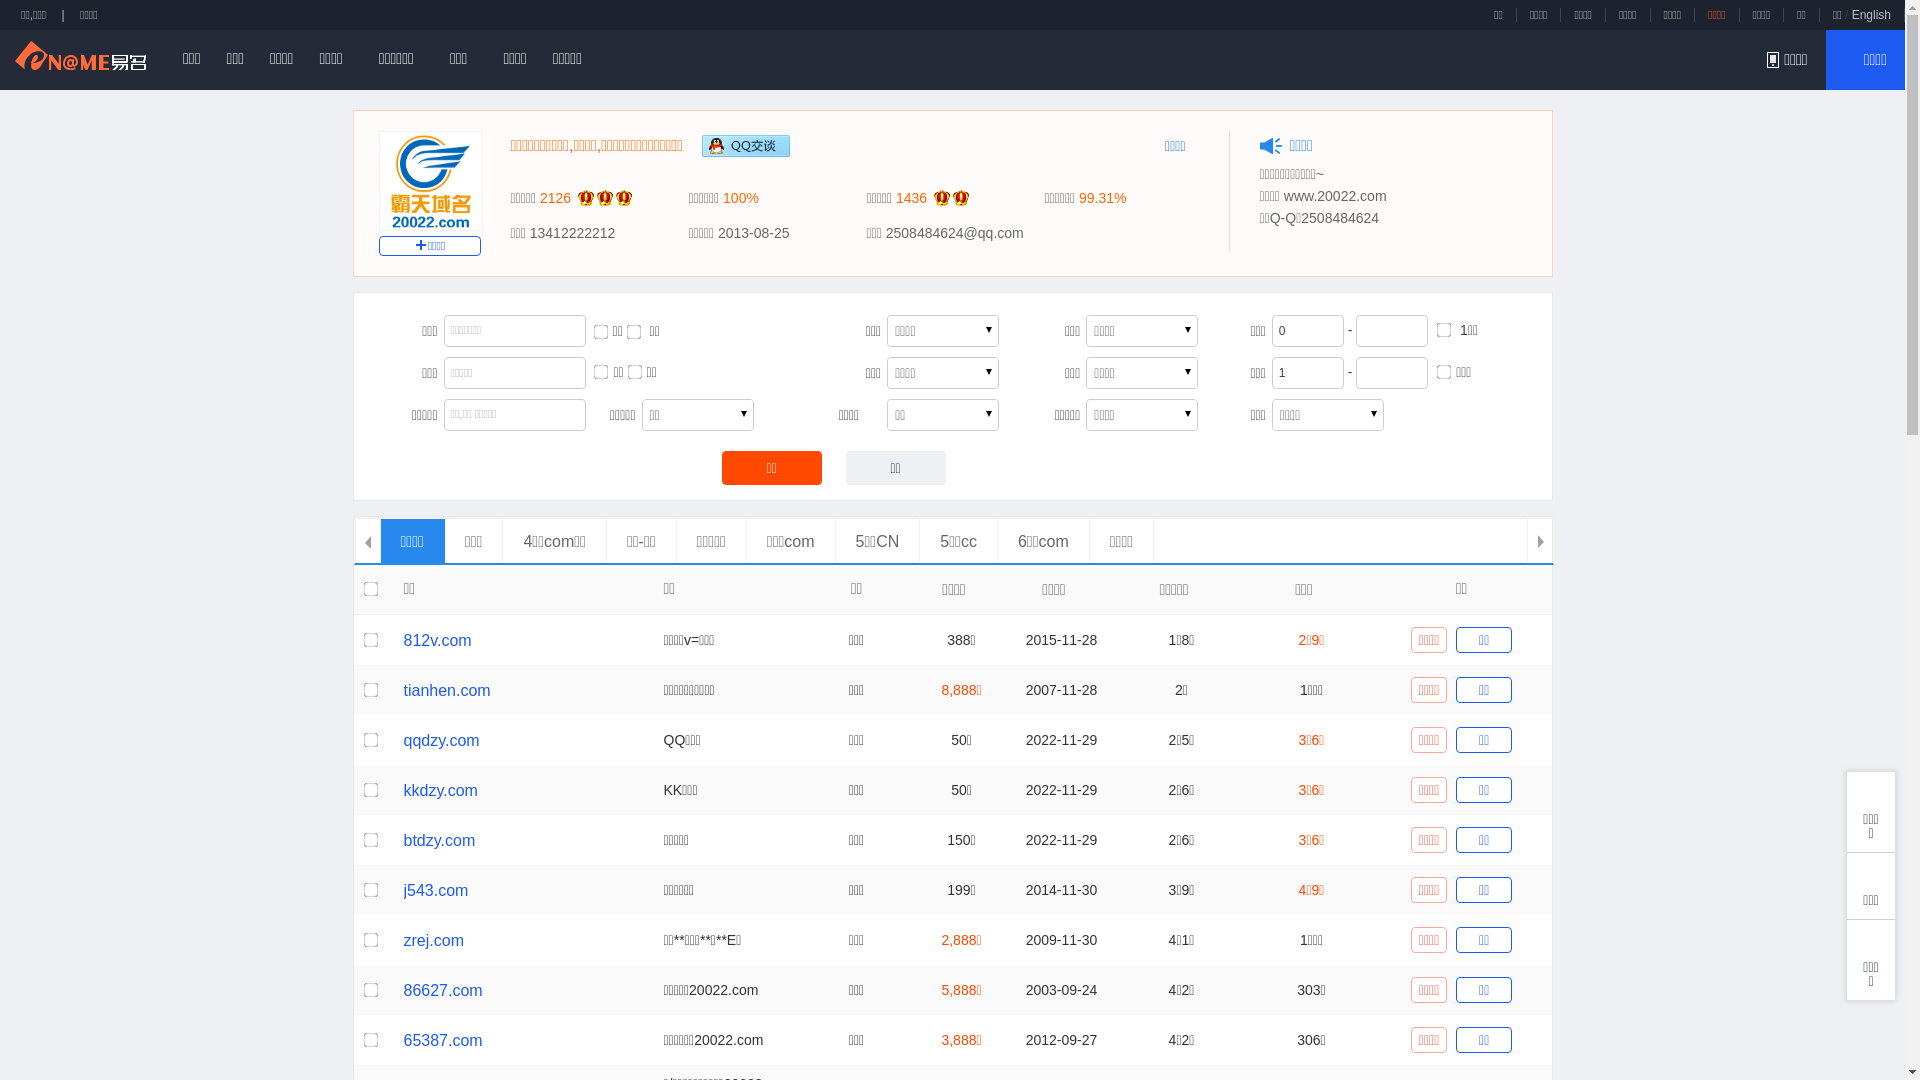 The image size is (1920, 1080). Describe the element at coordinates (555, 197) in the screenshot. I see `'2126'` at that location.